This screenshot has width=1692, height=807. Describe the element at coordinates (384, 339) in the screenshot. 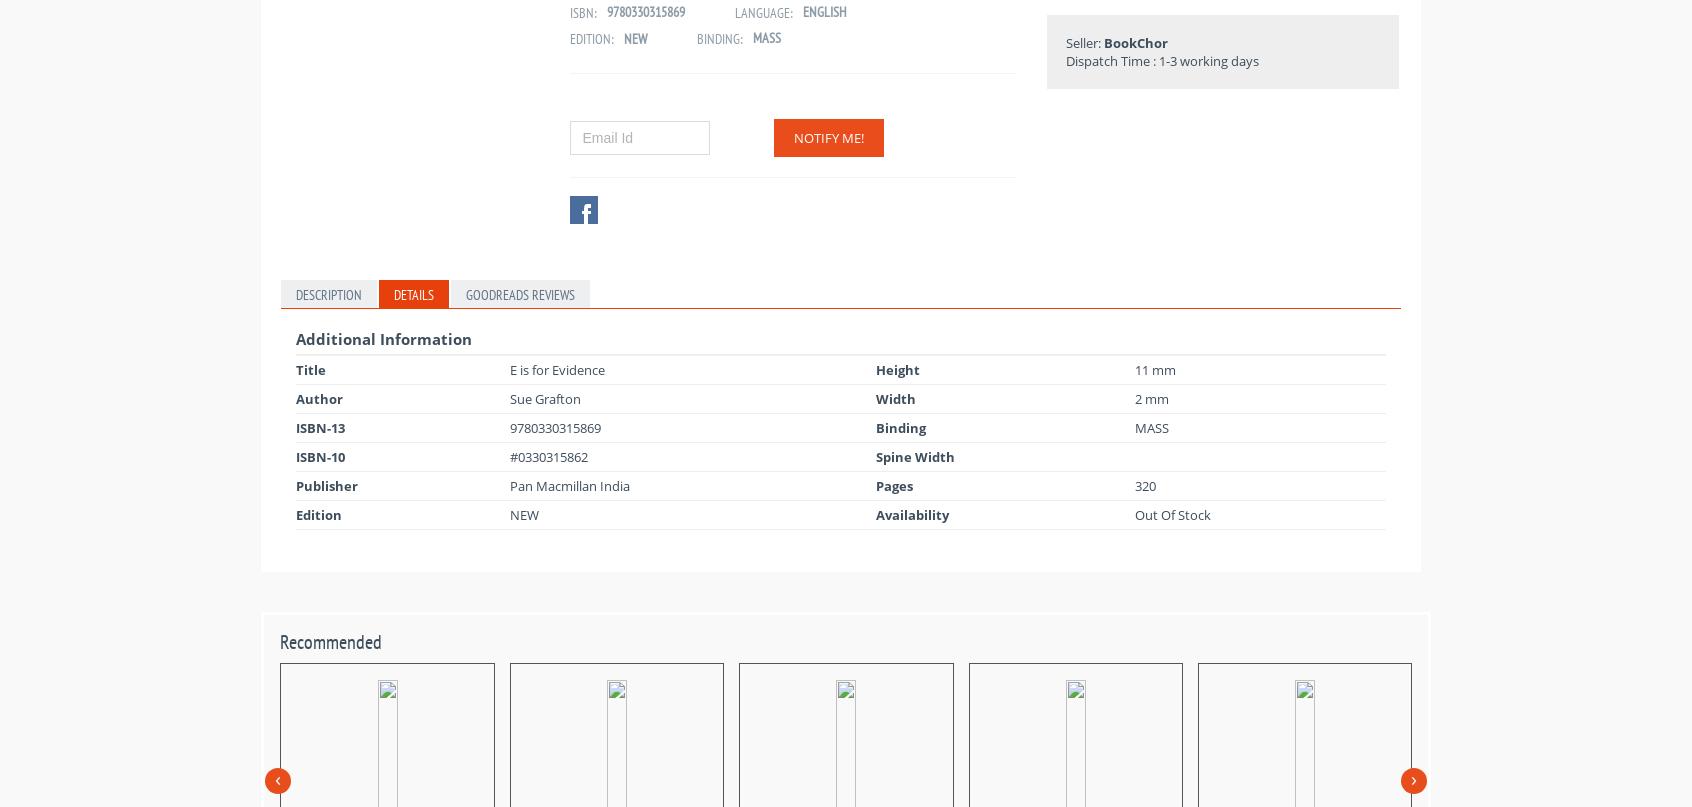

I see `'Additional Information'` at that location.